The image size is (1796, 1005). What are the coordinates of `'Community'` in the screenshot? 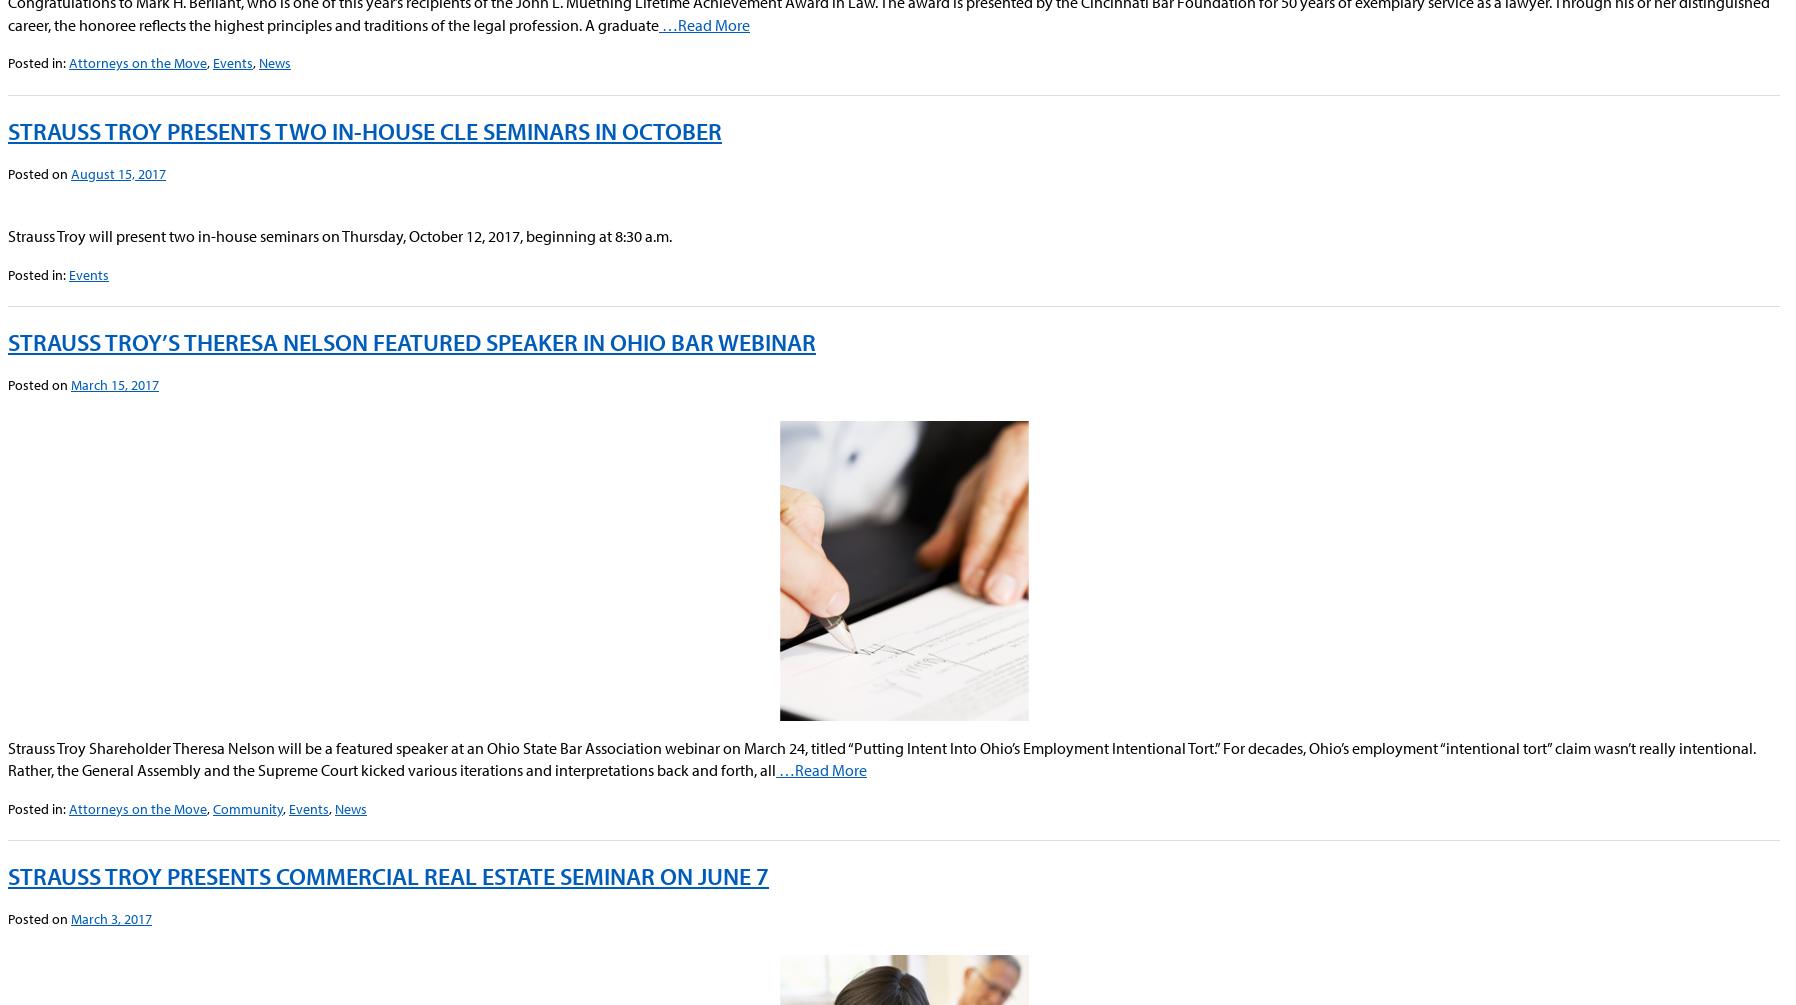 It's located at (248, 808).